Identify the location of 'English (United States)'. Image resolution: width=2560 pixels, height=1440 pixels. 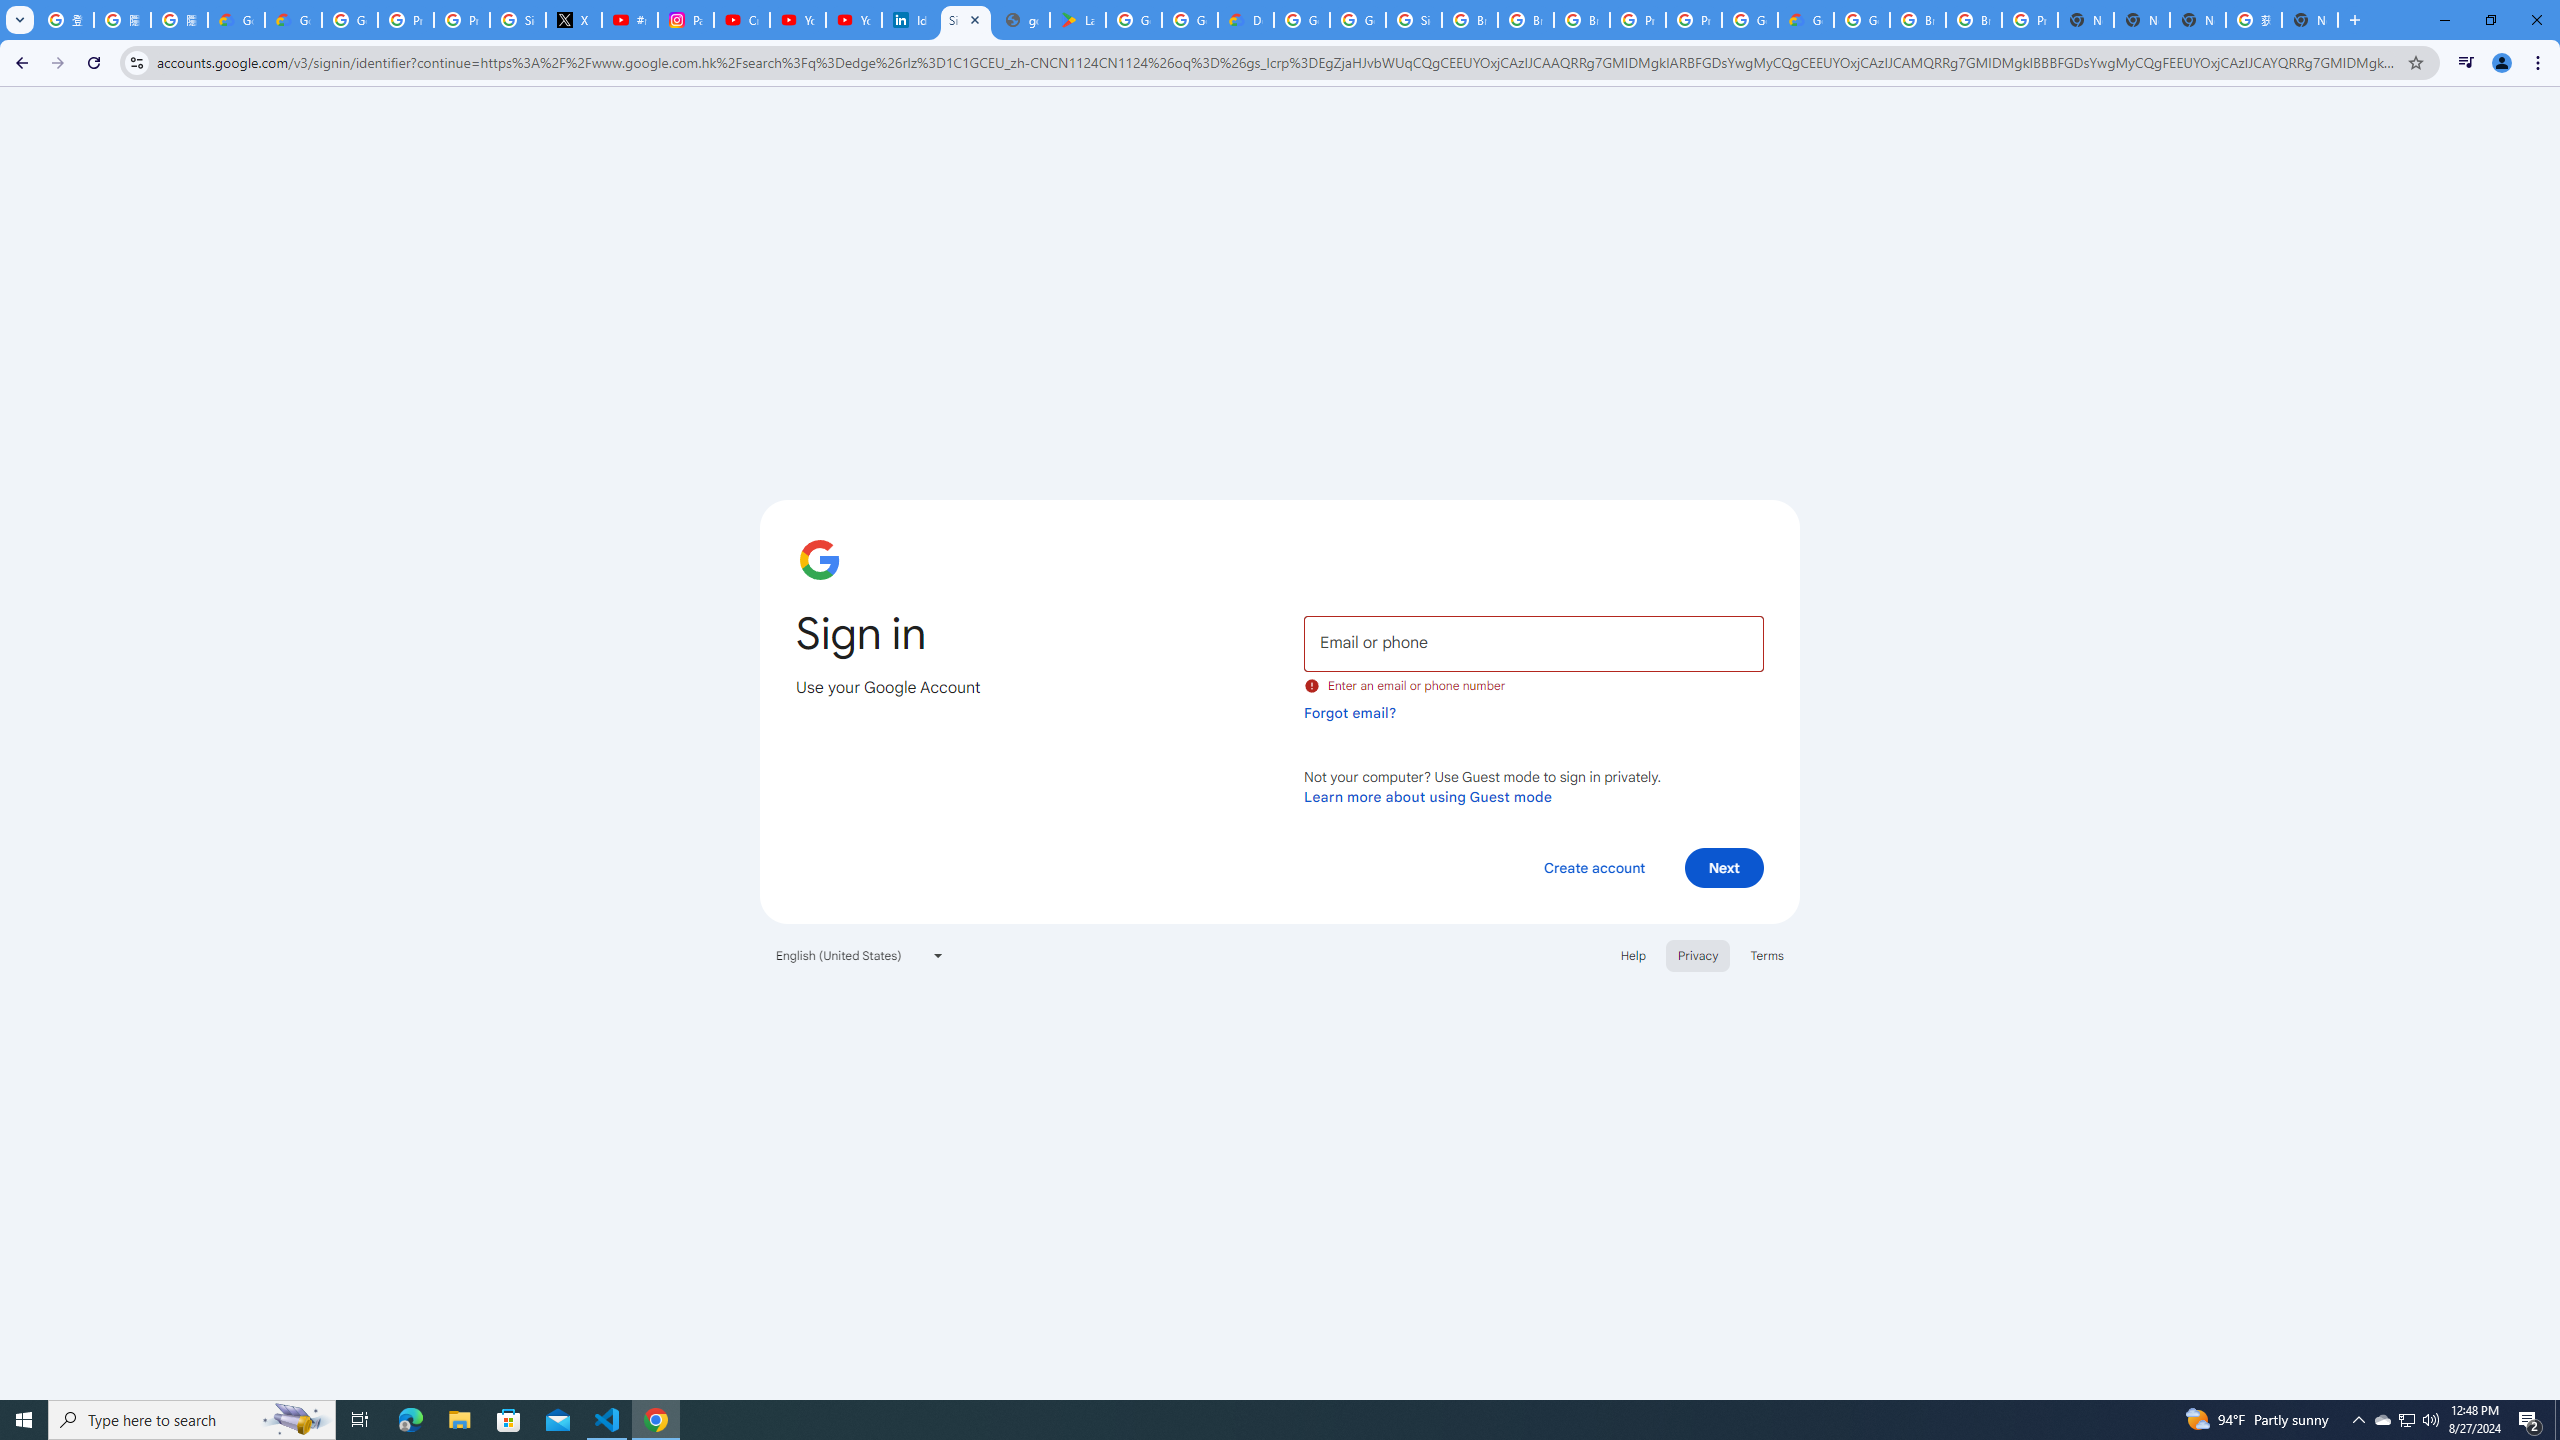
(860, 954).